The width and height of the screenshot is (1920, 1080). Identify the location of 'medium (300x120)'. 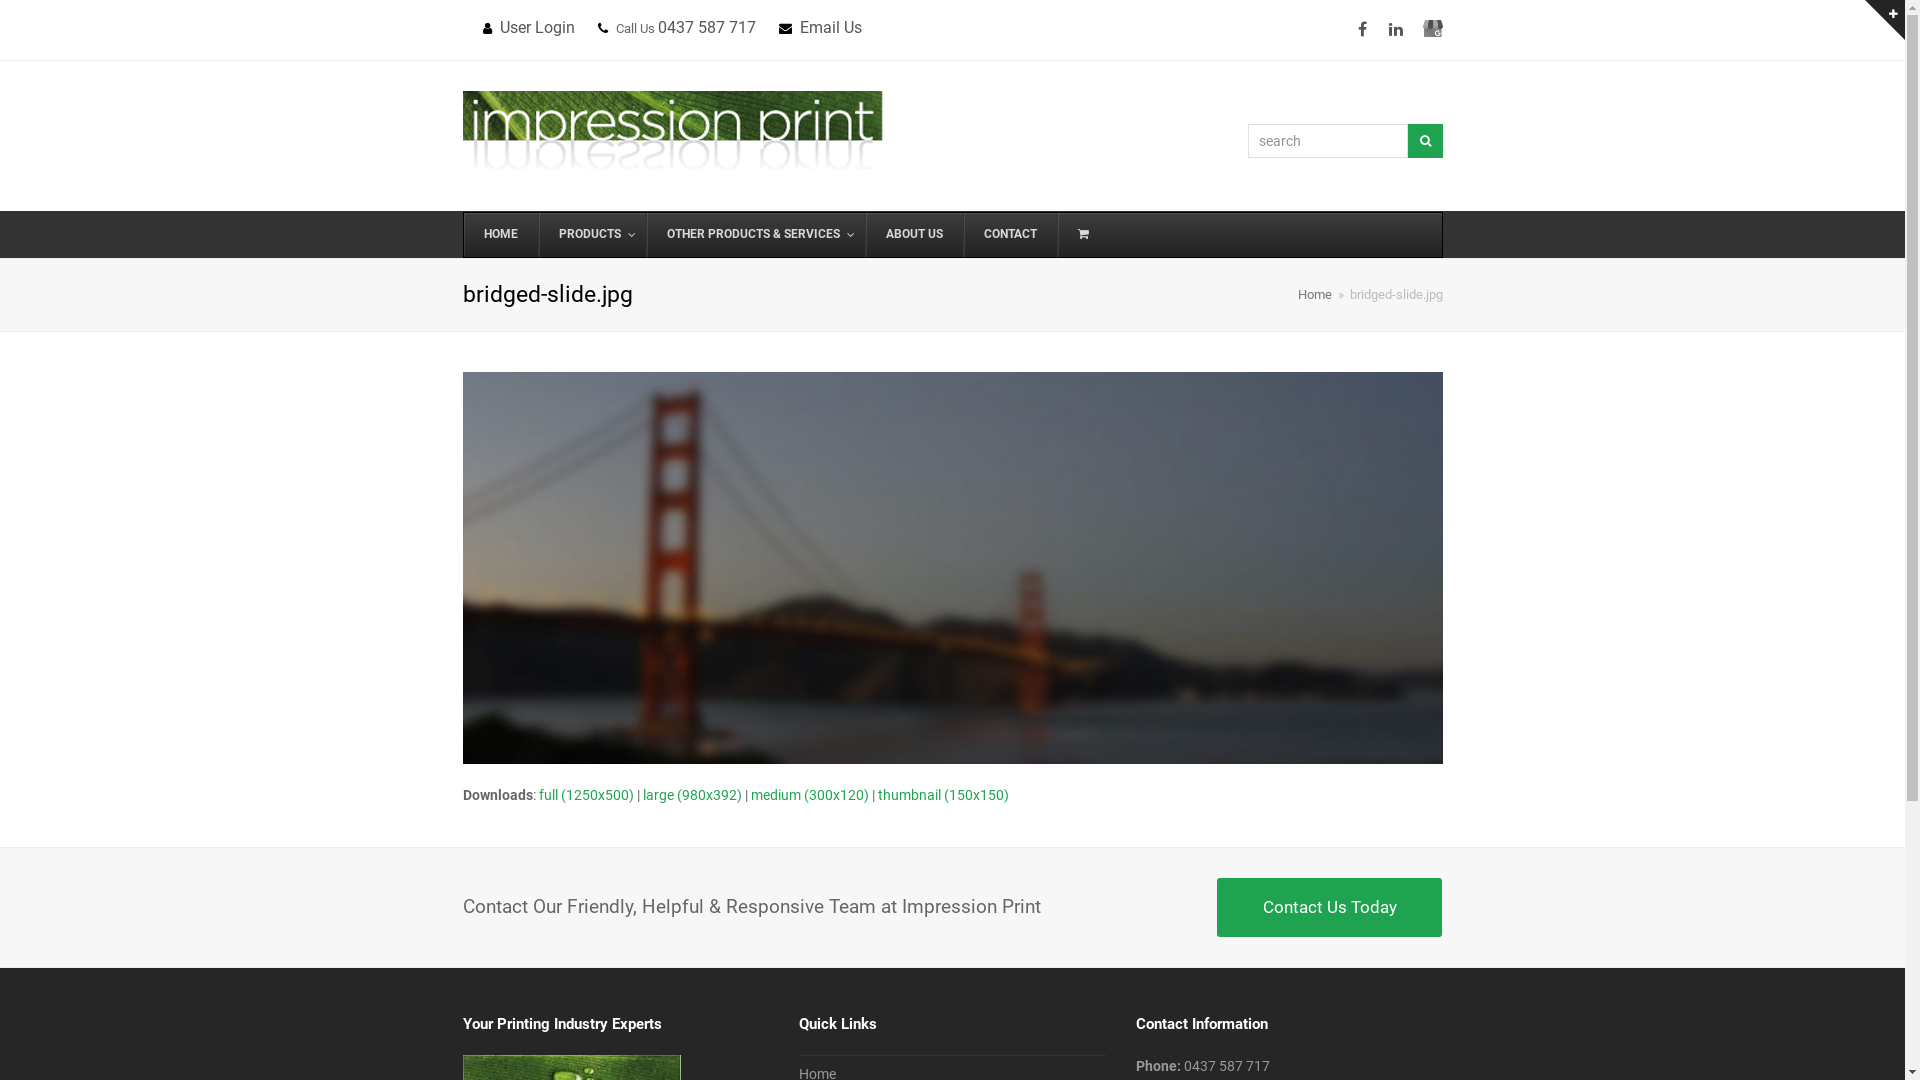
(809, 793).